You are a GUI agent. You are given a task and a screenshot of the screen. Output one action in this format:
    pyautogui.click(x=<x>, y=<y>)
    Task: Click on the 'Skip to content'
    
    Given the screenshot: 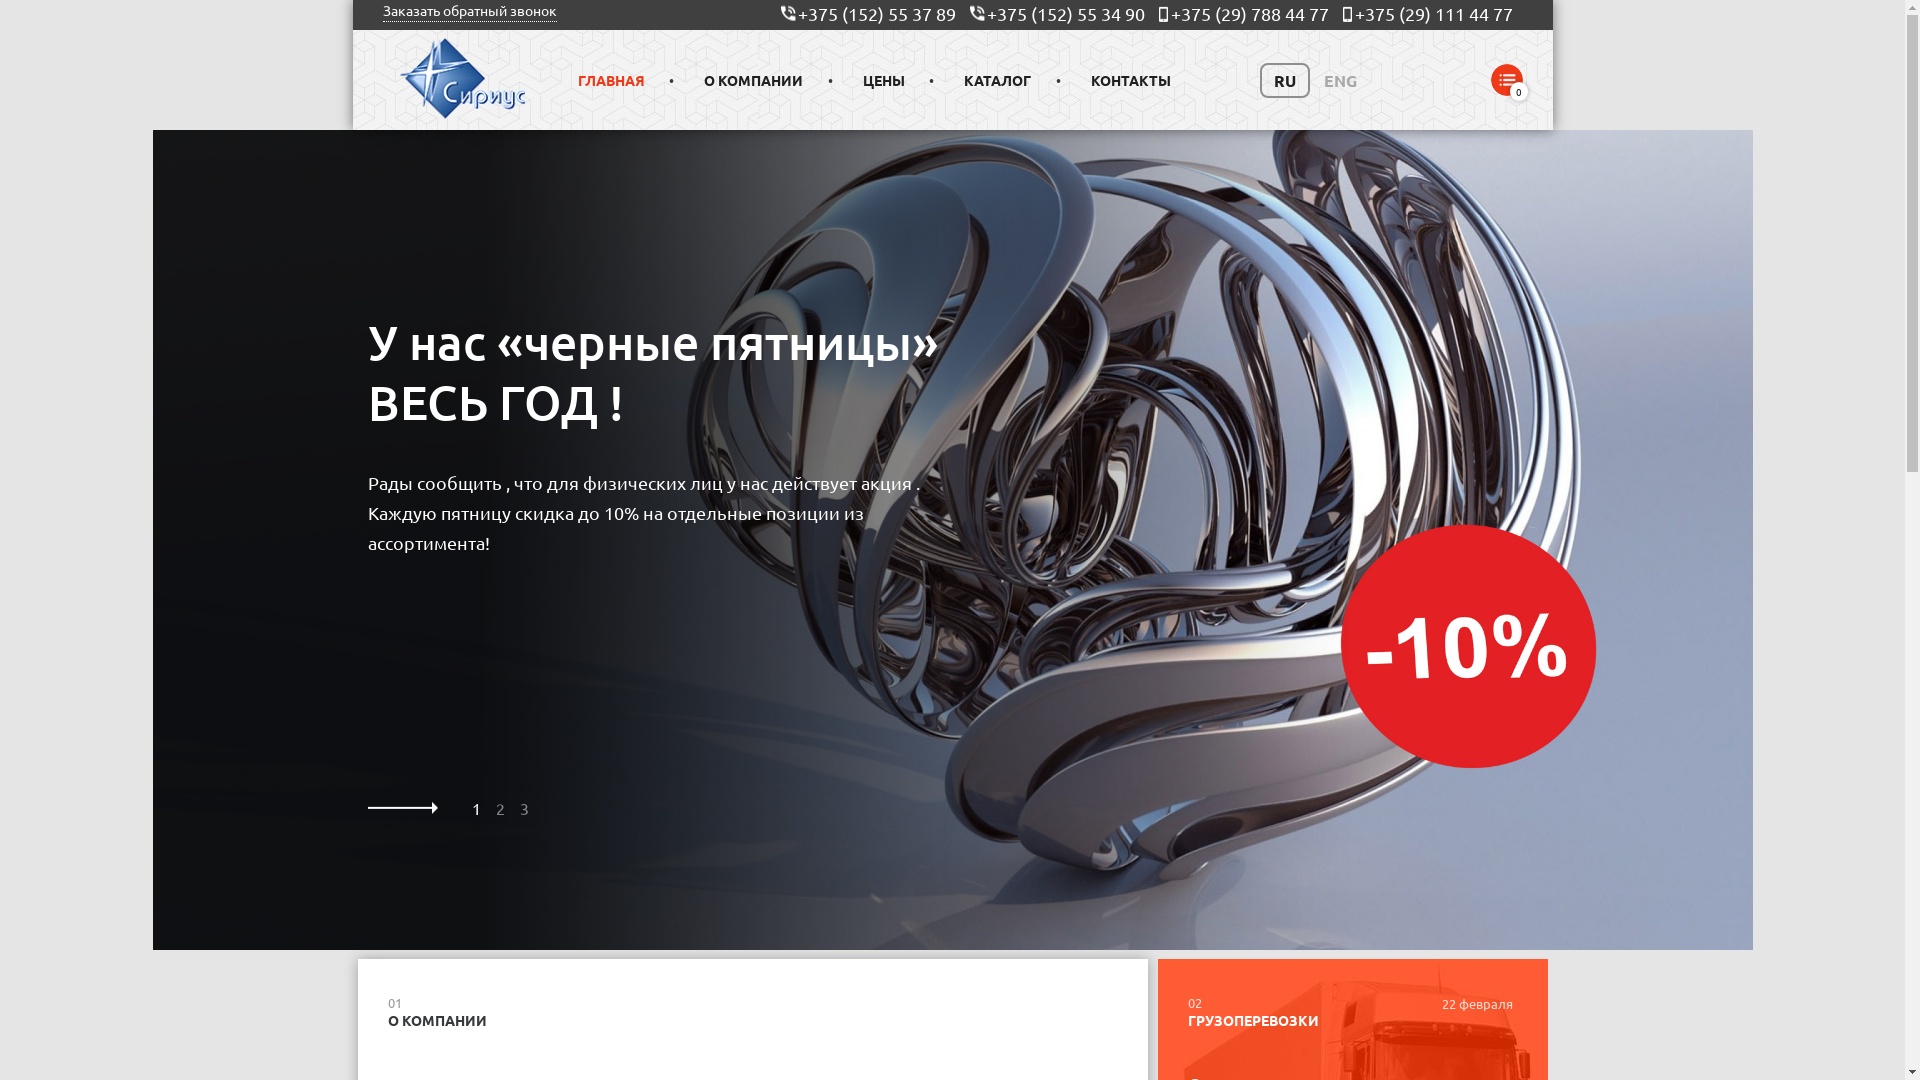 What is the action you would take?
    pyautogui.click(x=0, y=0)
    